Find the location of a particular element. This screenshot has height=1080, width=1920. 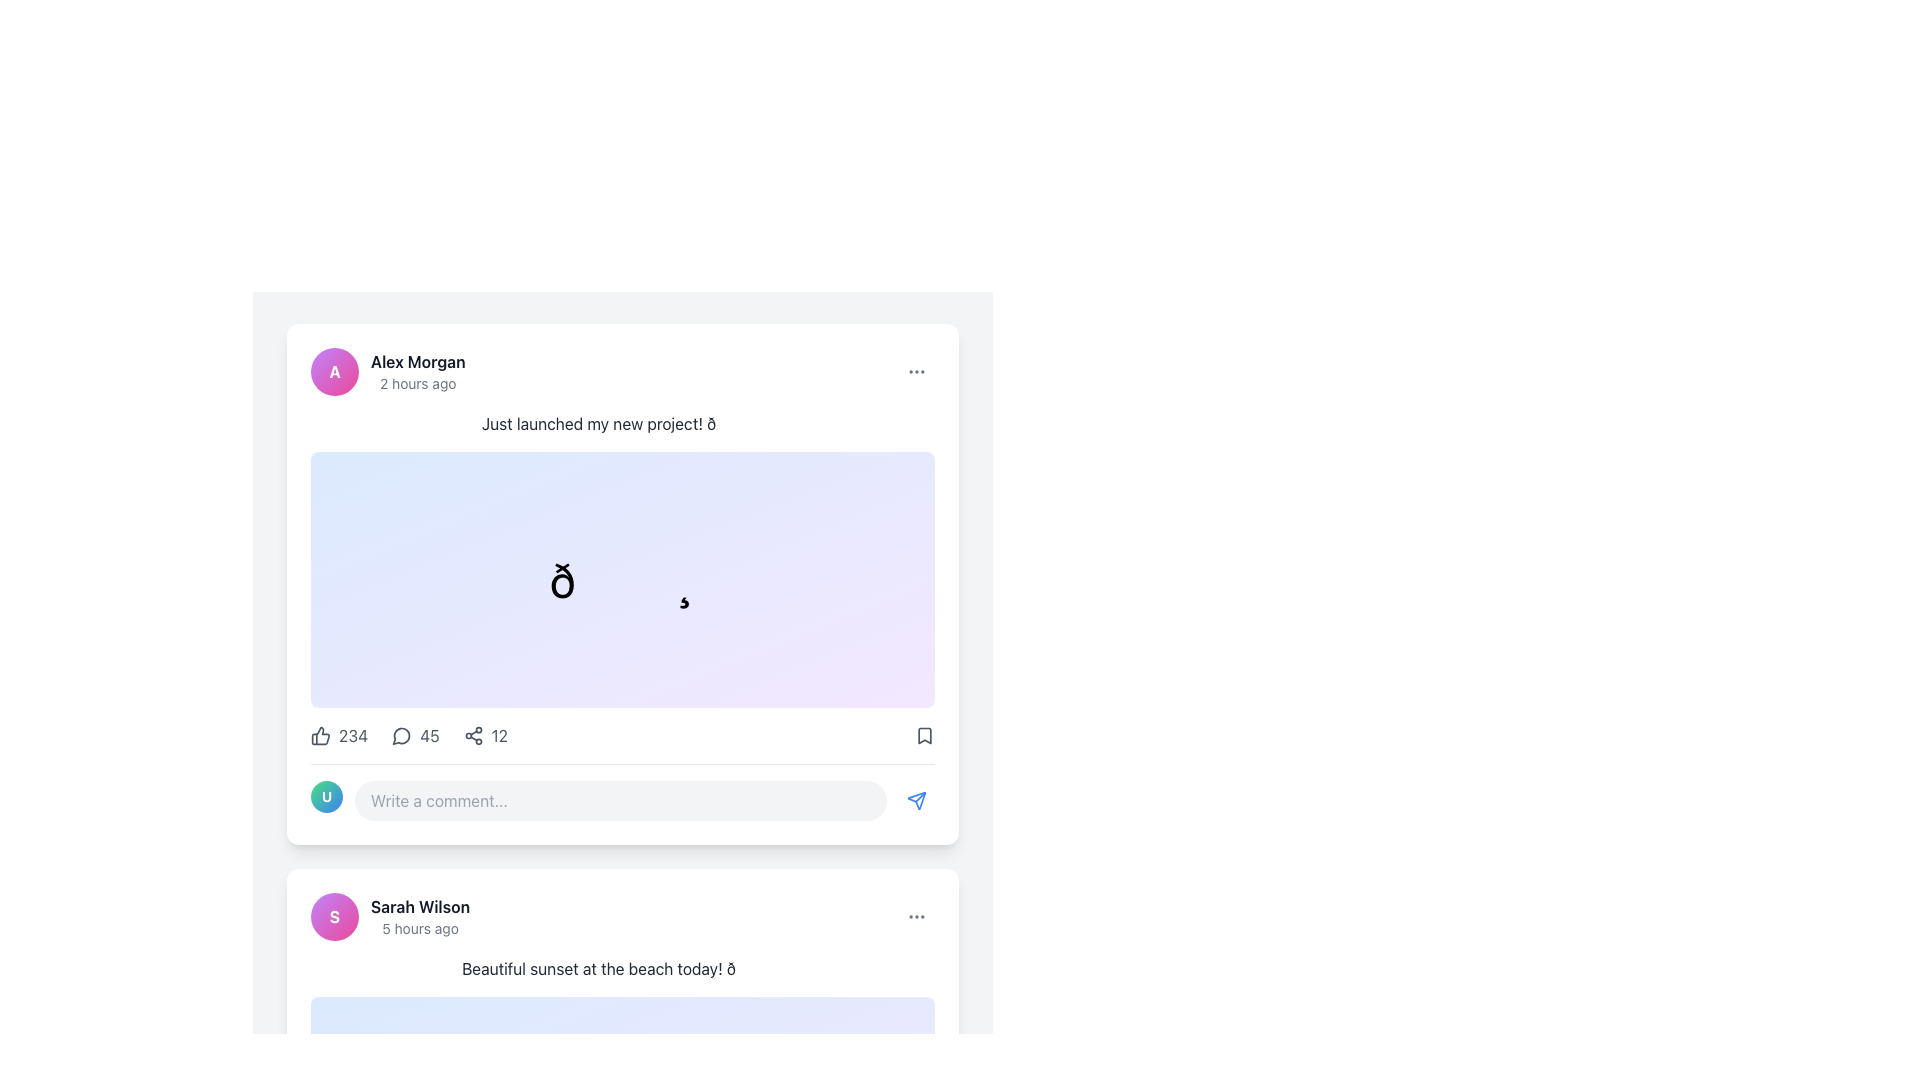

the minimalist share icon located between the comment icon and the numeric display of shares in the post interaction section to initiate sharing functionality is located at coordinates (472, 736).